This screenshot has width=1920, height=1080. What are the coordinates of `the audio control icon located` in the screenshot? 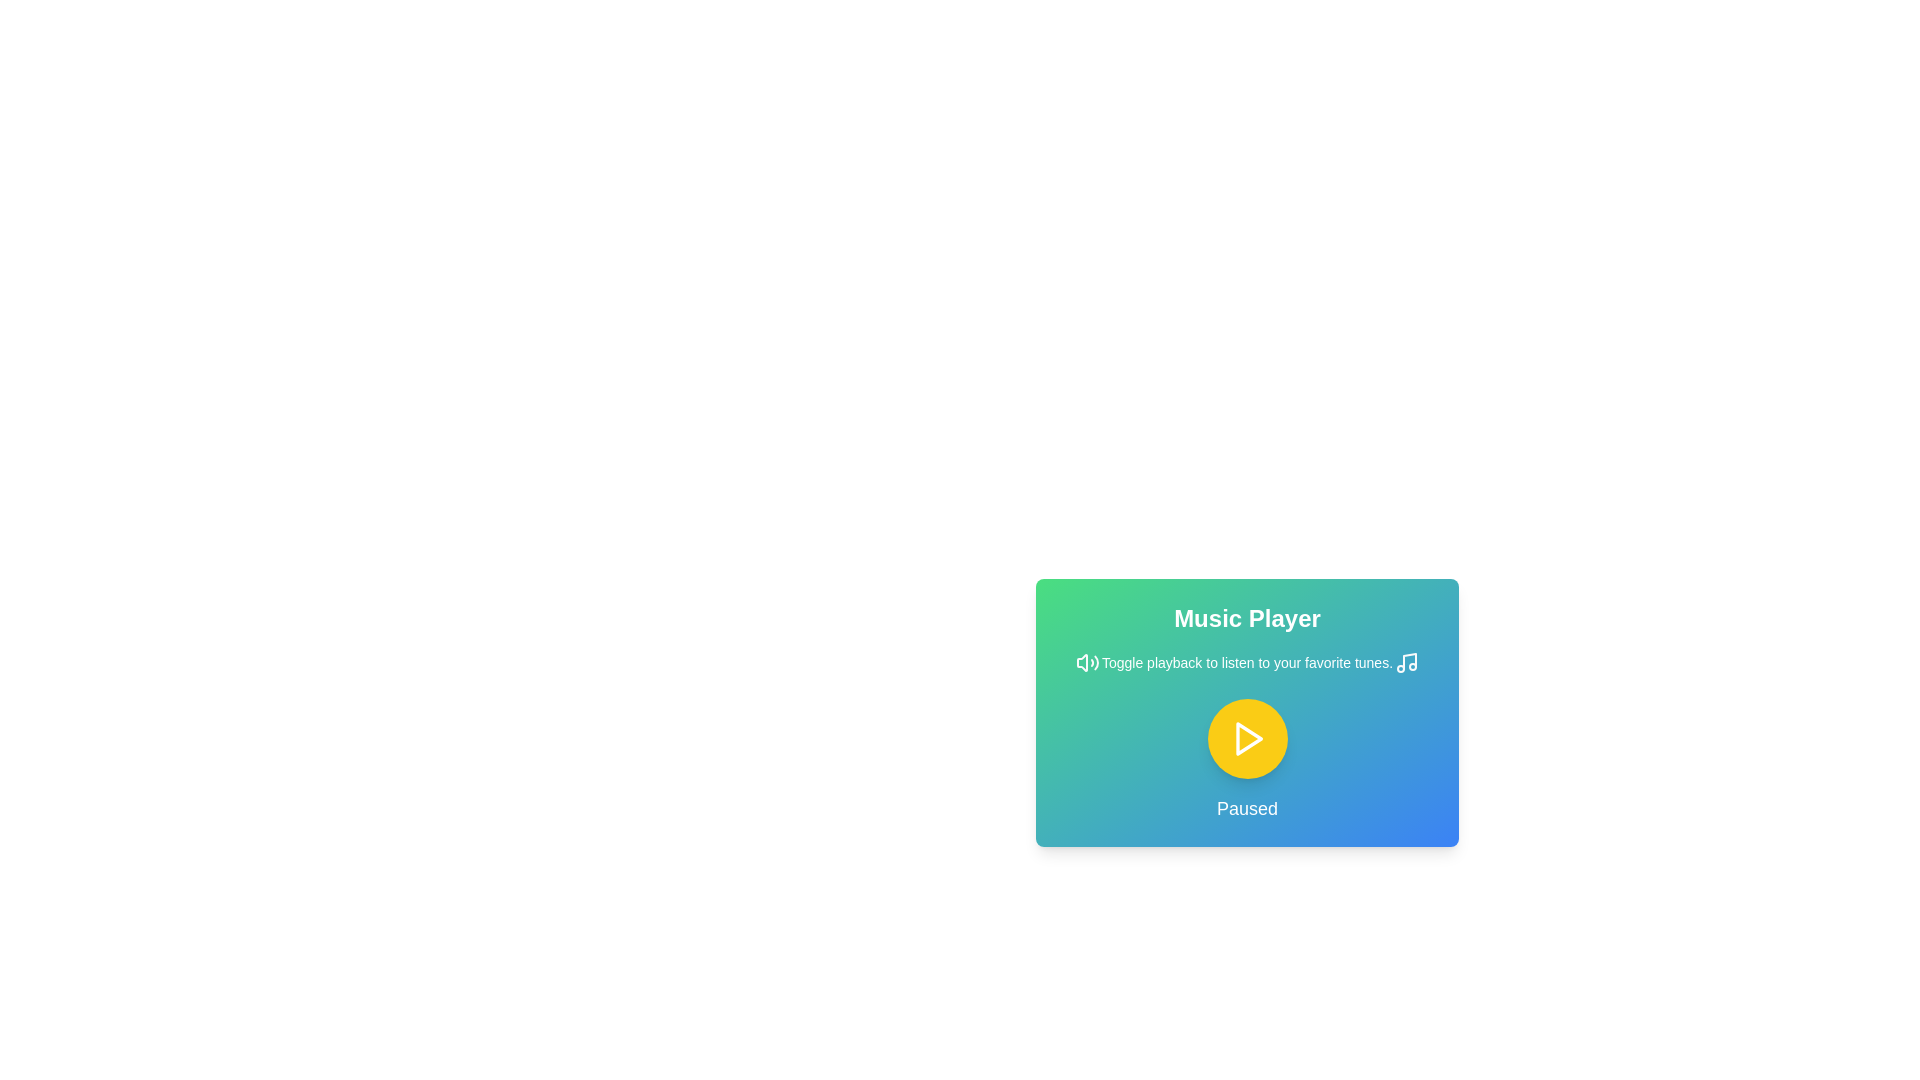 It's located at (1087, 663).